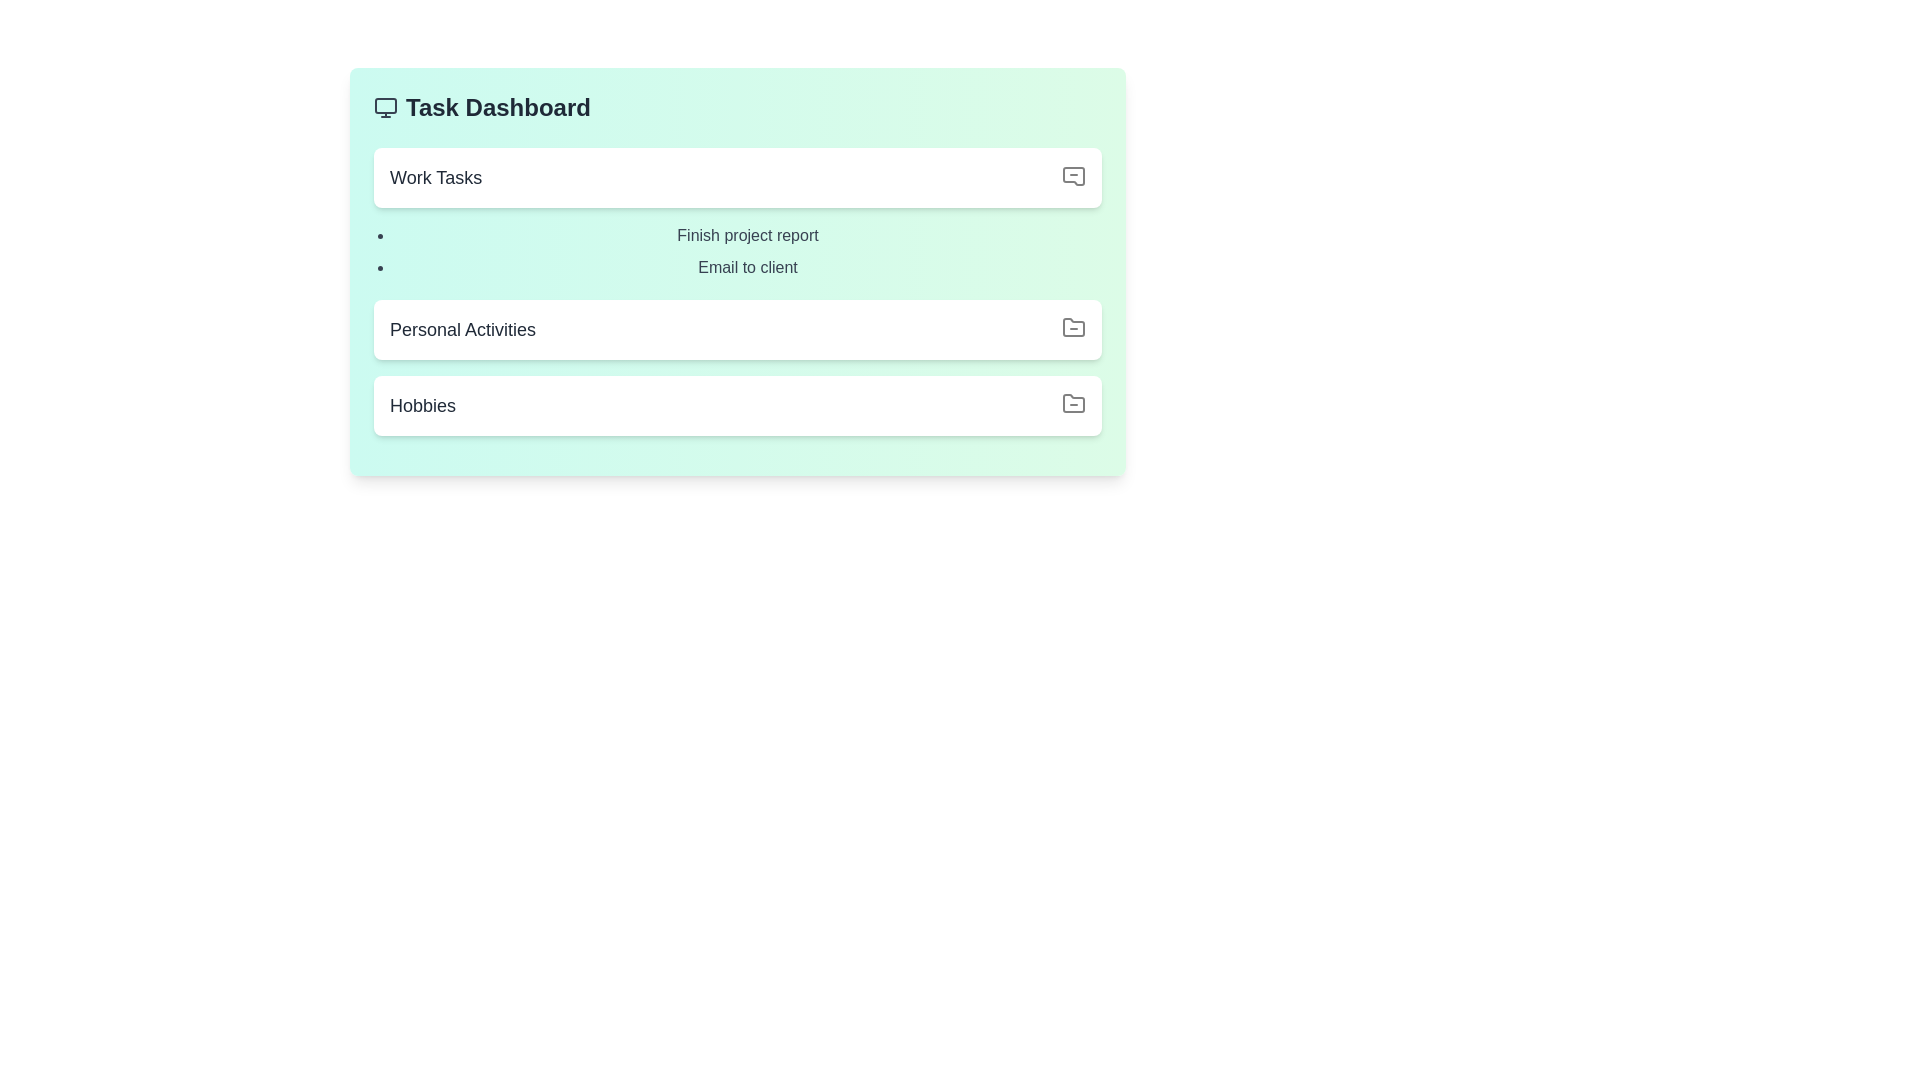 The image size is (1920, 1080). What do you see at coordinates (737, 176) in the screenshot?
I see `the section title Work Tasks to observe any visual changes` at bounding box center [737, 176].